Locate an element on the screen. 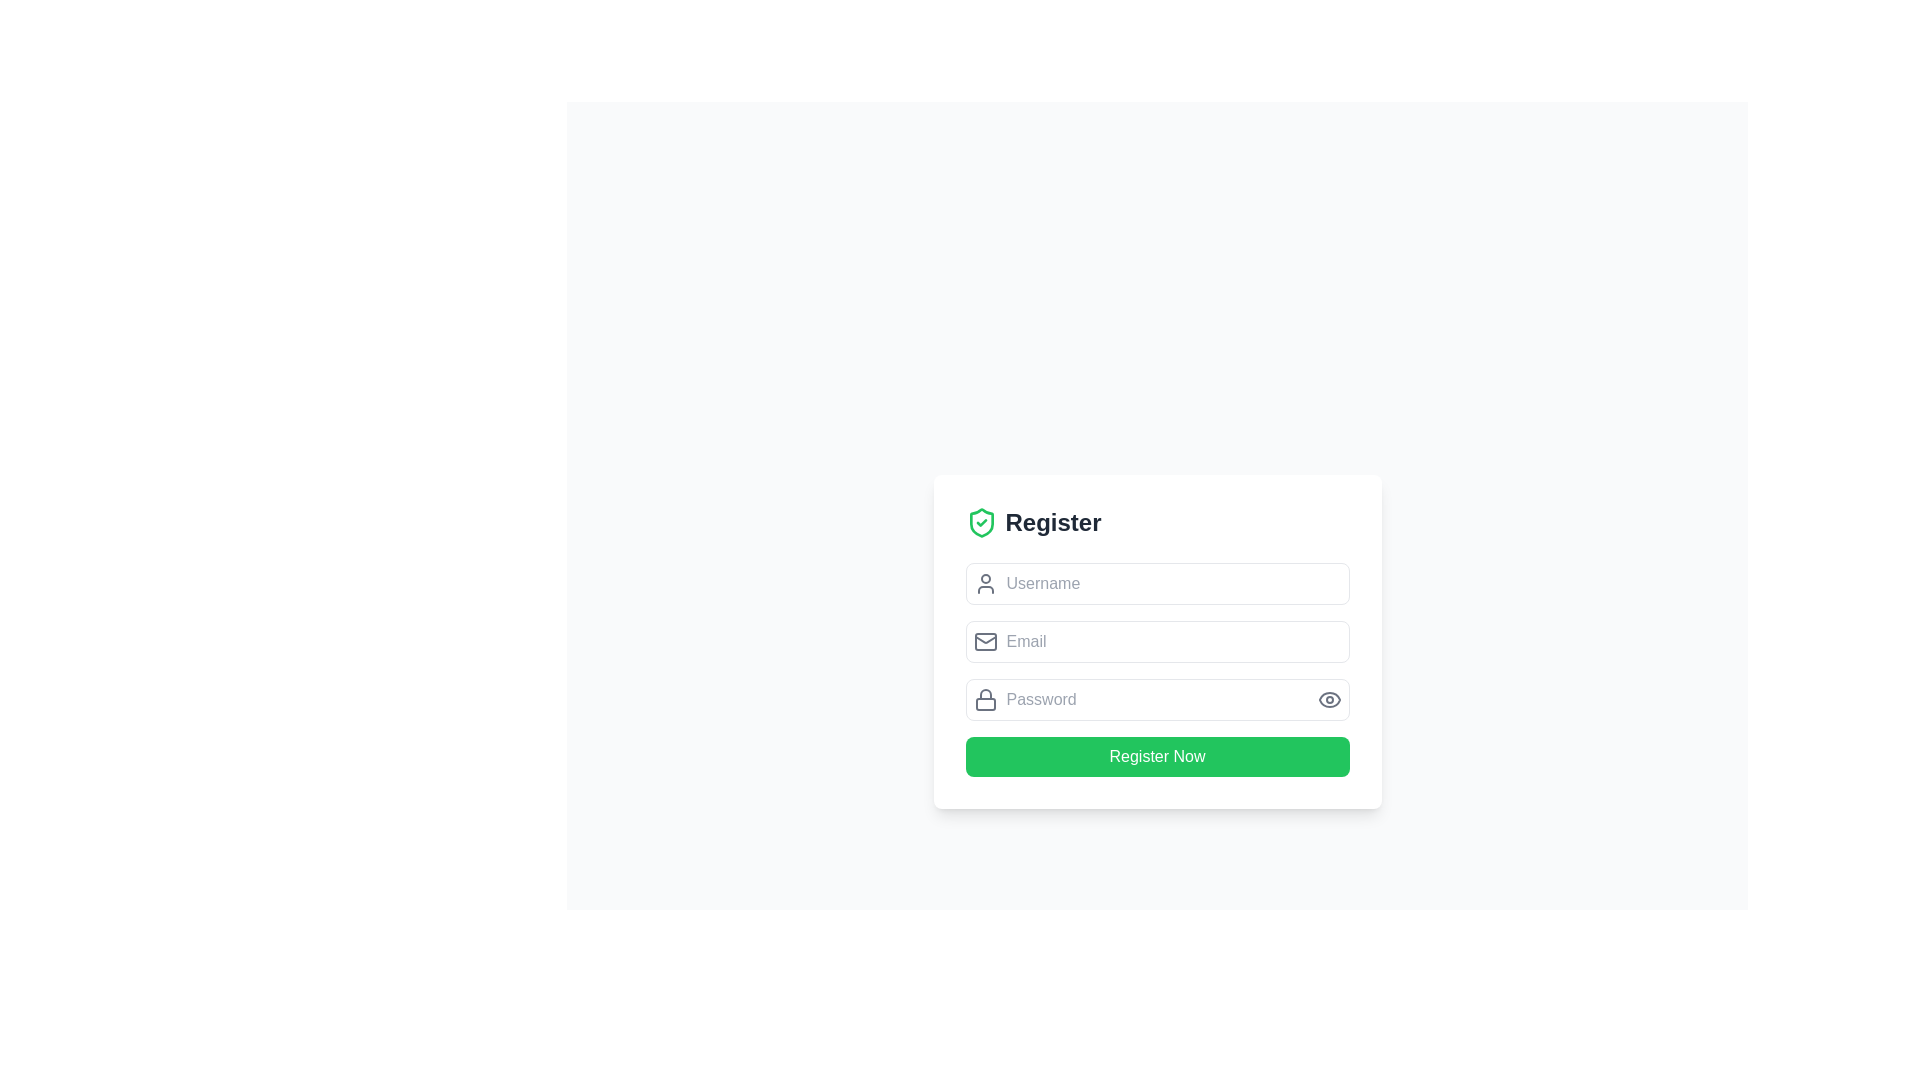 The height and width of the screenshot is (1080, 1920). the envelope-shaped icon representing the email address in the registration form interface is located at coordinates (985, 641).